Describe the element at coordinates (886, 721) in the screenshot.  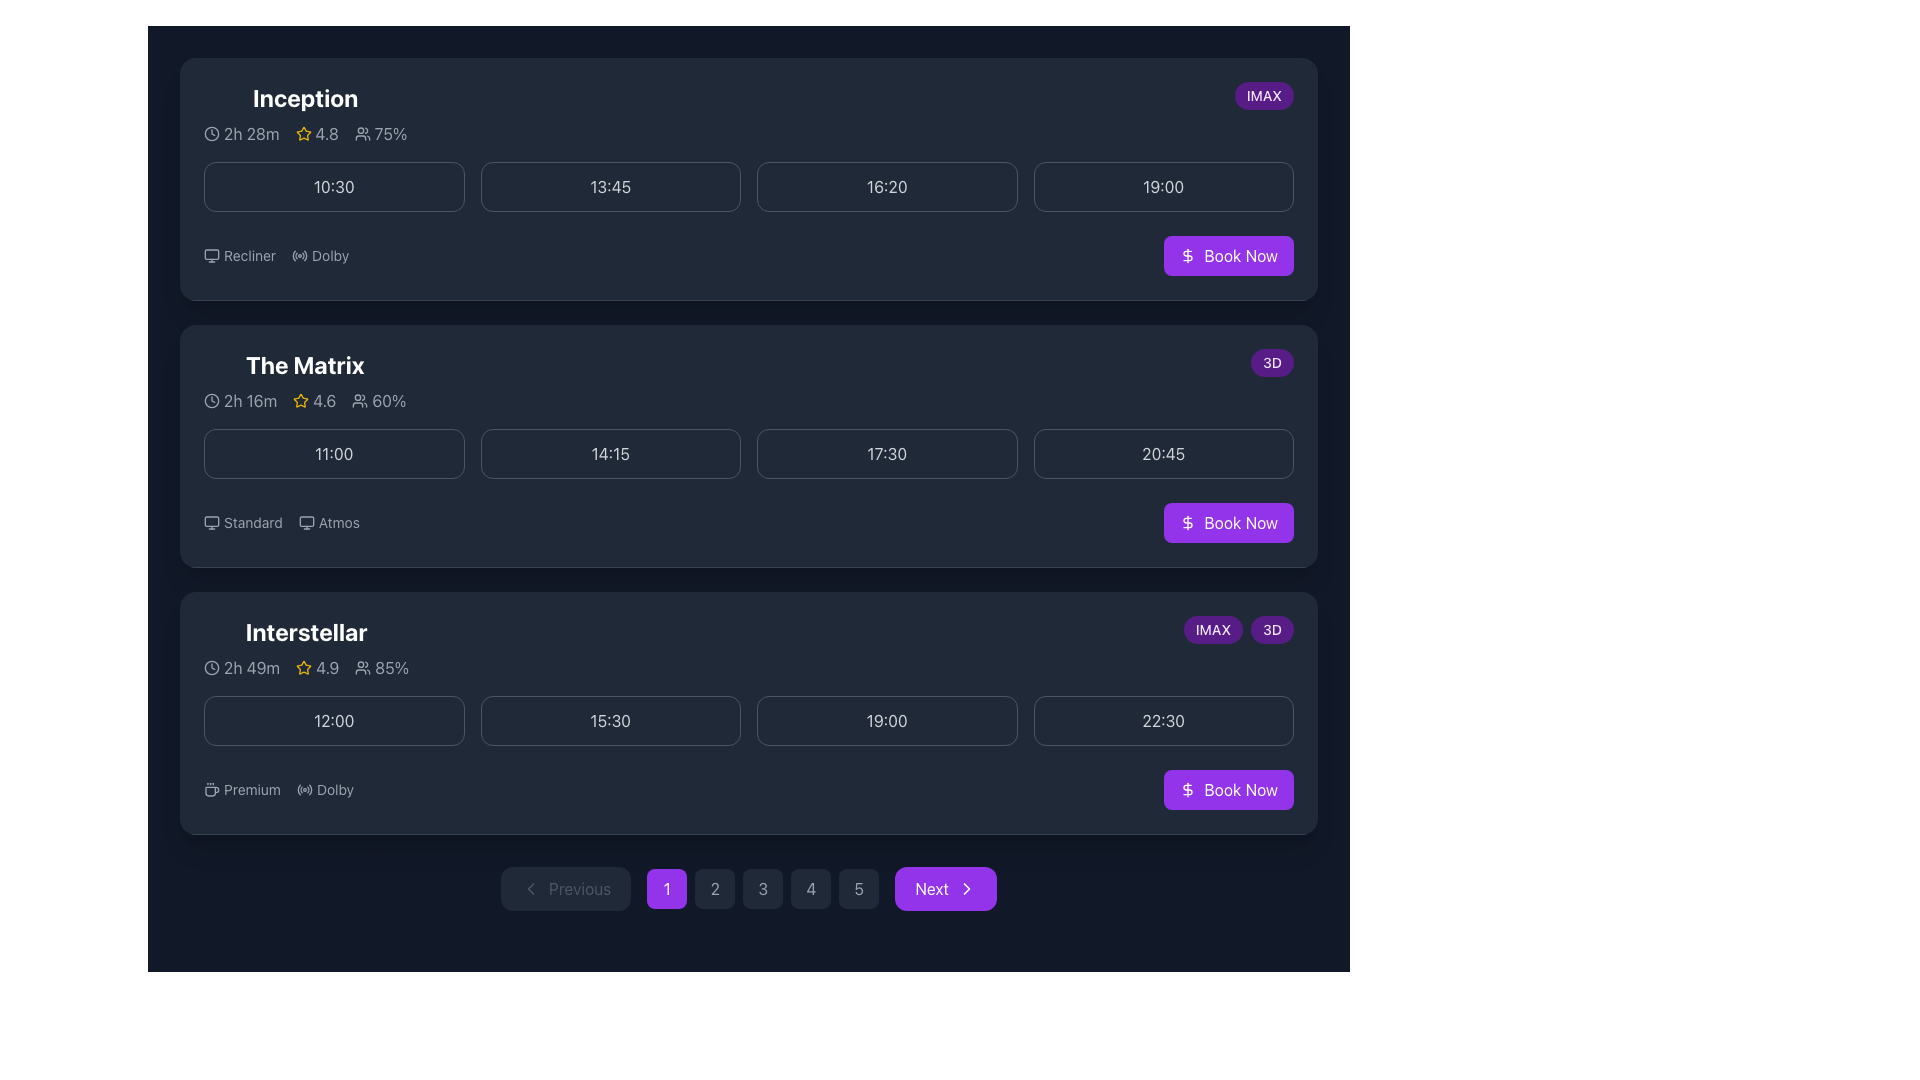
I see `the third button labeled '19:00' in the 'Interstellar' section, located between '15:30' and '22:30'` at that location.